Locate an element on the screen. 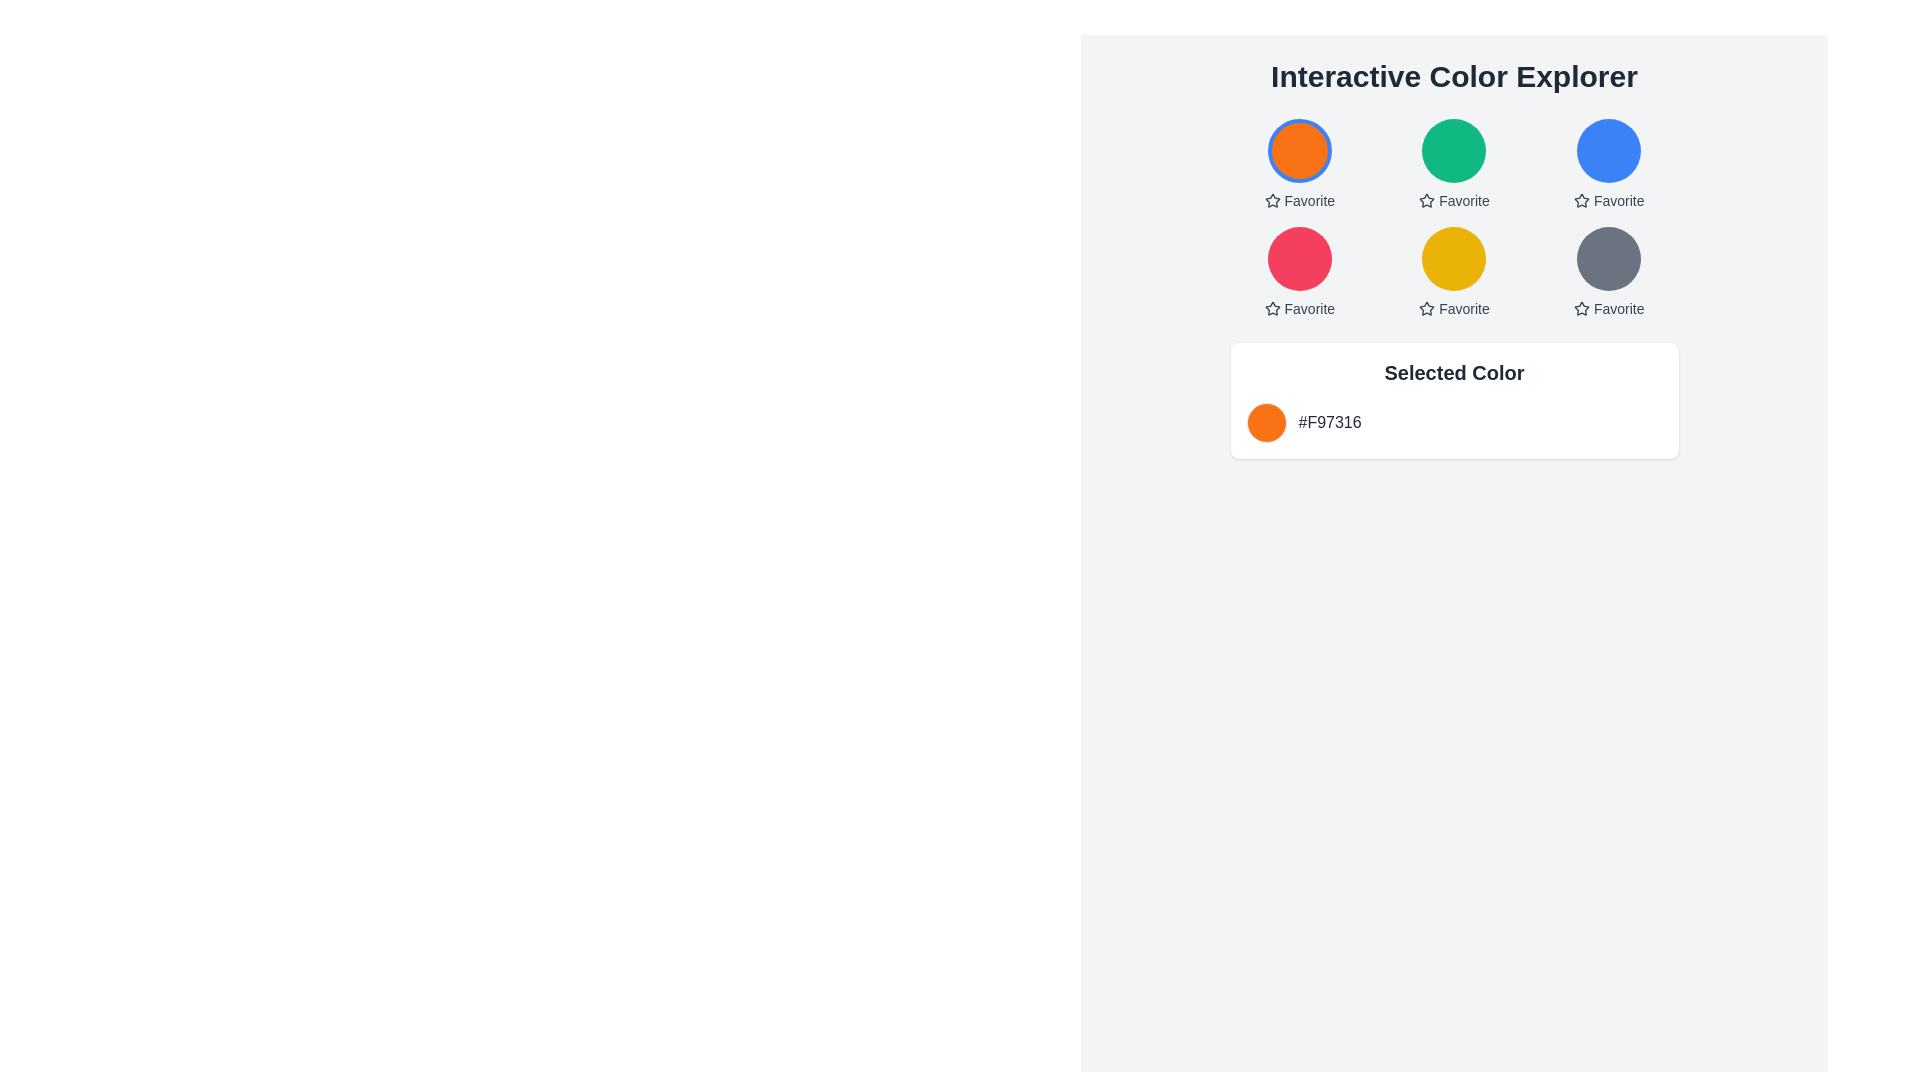 This screenshot has height=1080, width=1920. the 'Favorite' text label which indicates the purpose of the adjacent star-shaped icon, positioned to the right of the icon is located at coordinates (1464, 200).